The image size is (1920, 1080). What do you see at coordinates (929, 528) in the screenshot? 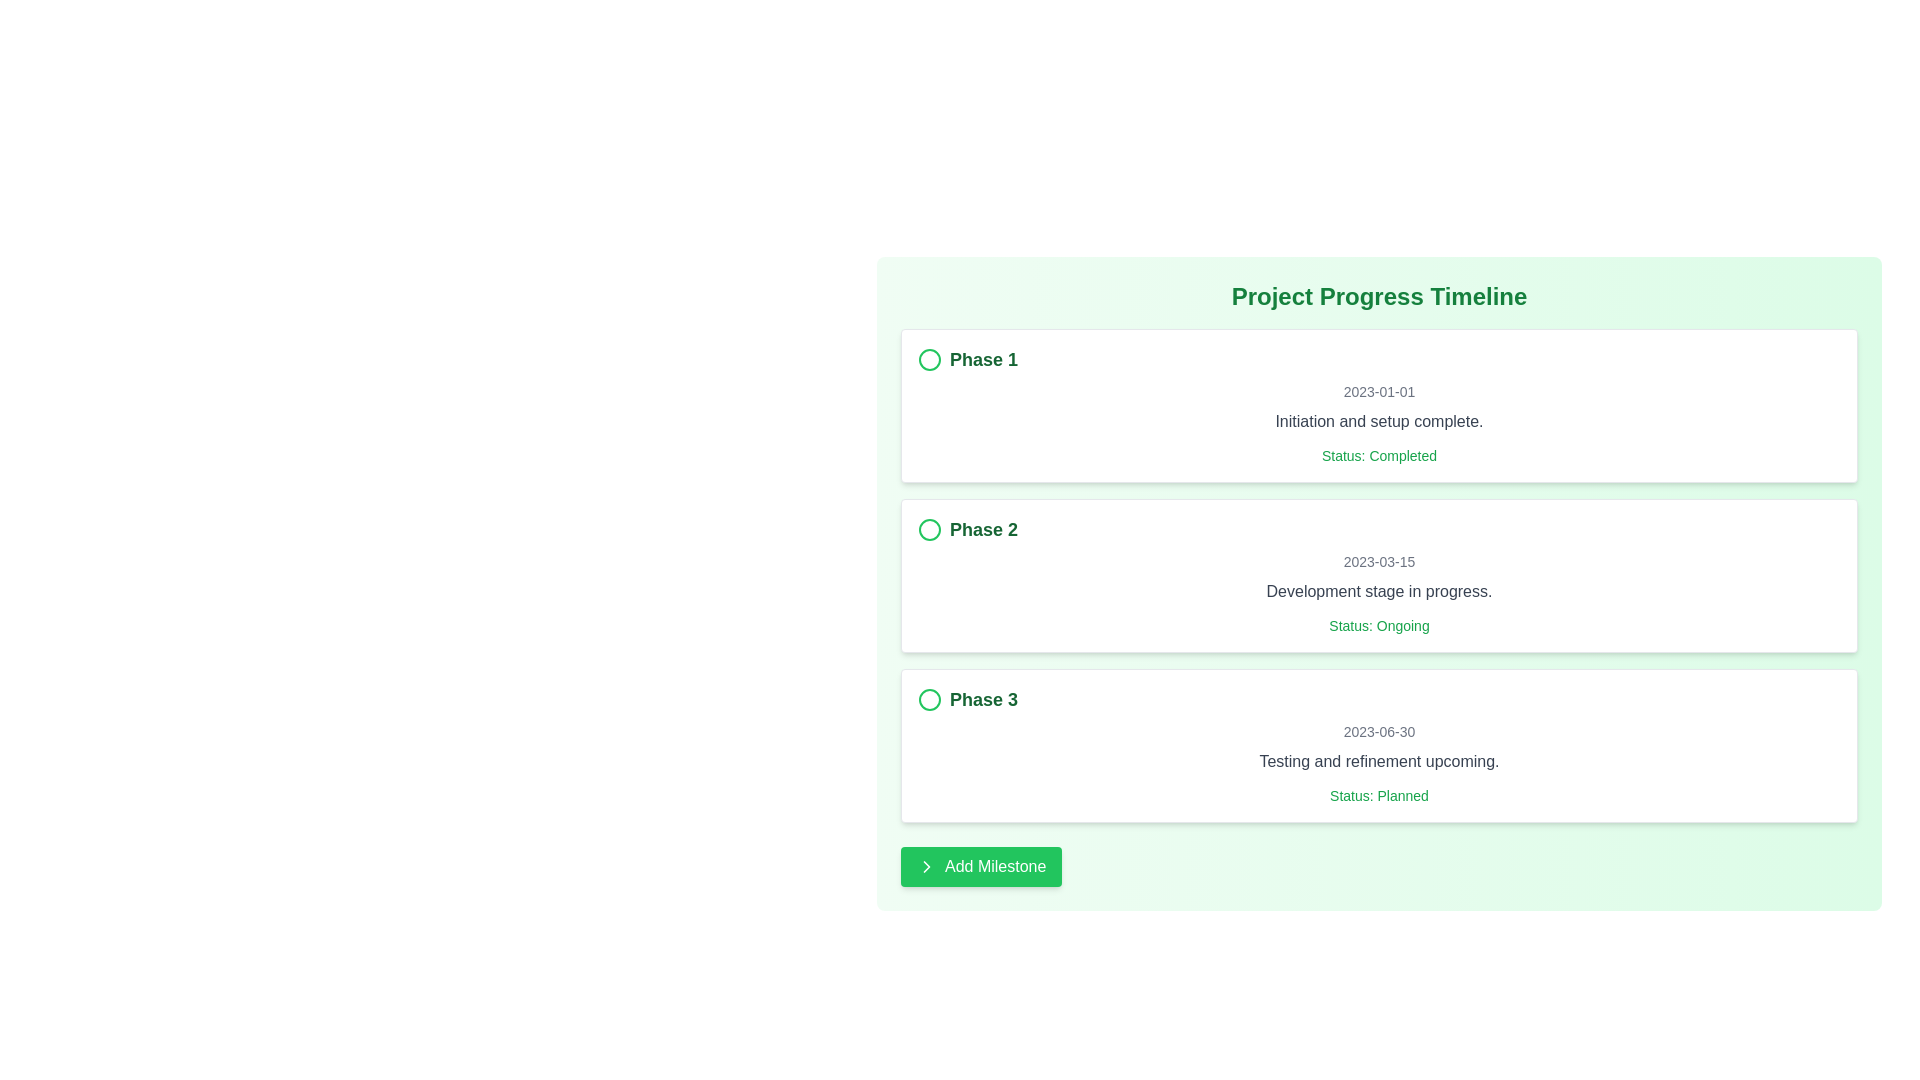
I see `the graphical indicator represented as a green-stroked, white-filled circle beside the 'Phase 2' label in the Project Progress Timeline` at bounding box center [929, 528].